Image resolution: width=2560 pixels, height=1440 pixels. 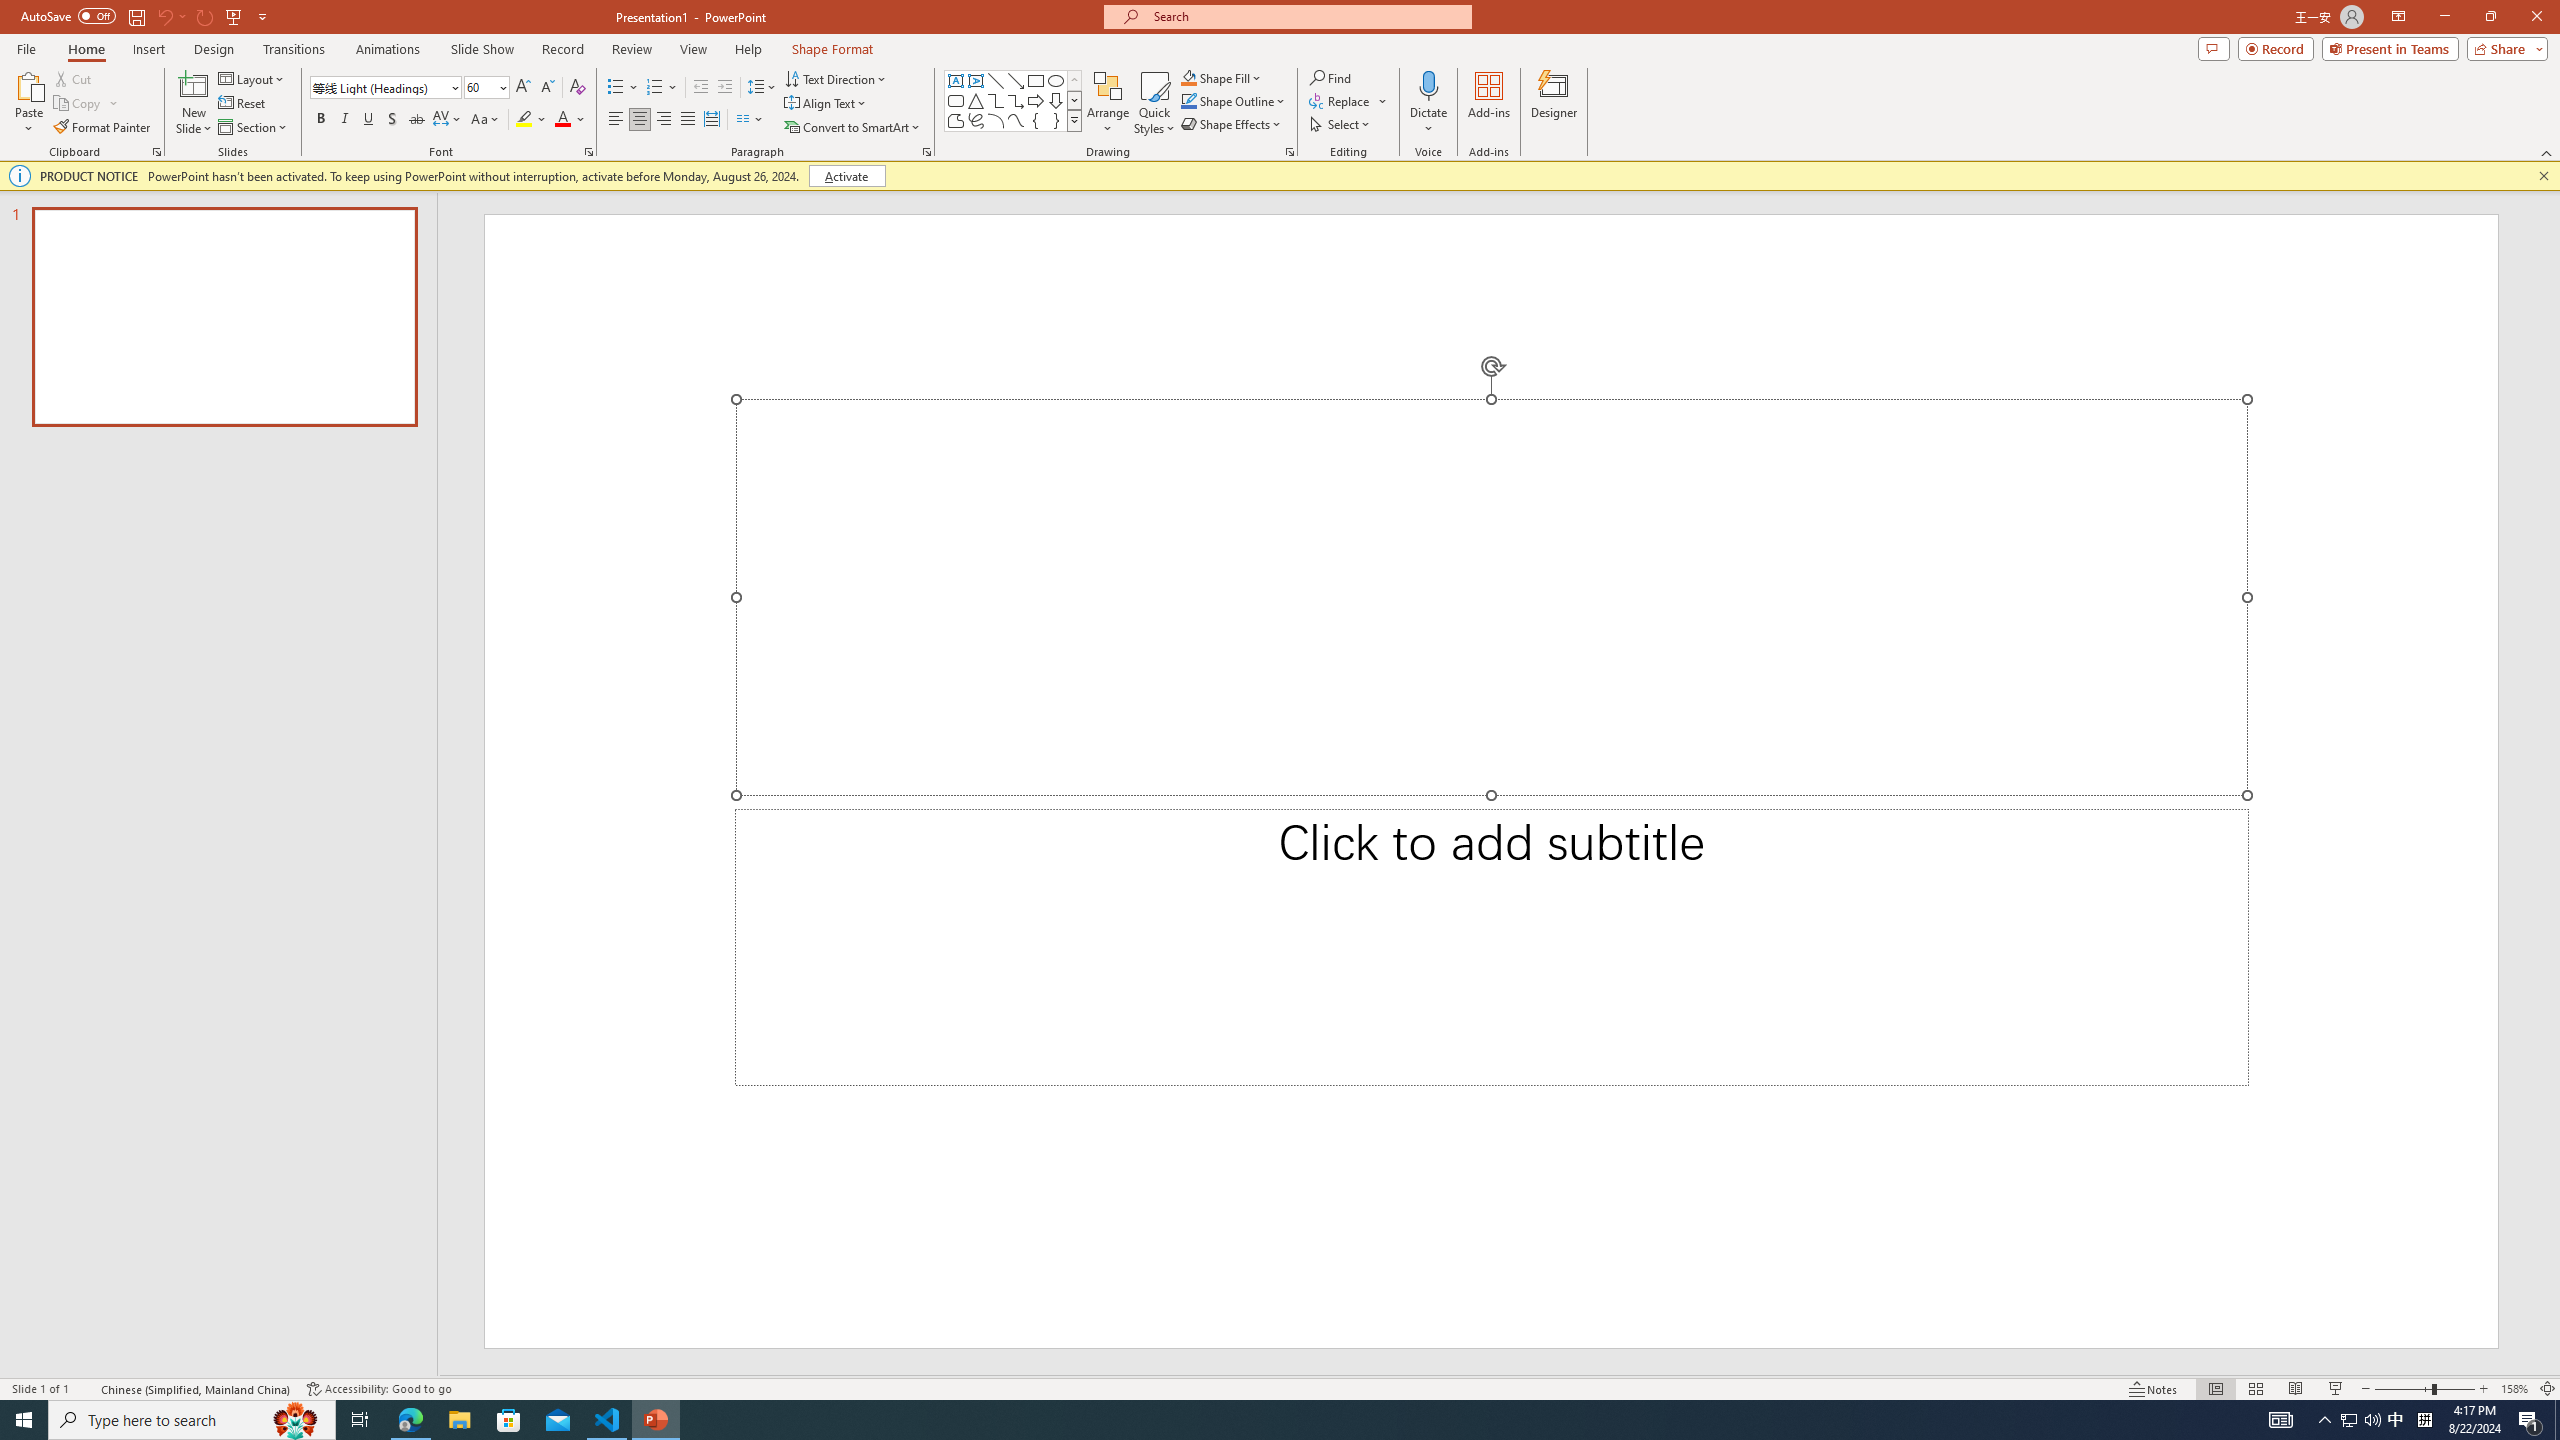 What do you see at coordinates (293, 49) in the screenshot?
I see `'Transitions'` at bounding box center [293, 49].